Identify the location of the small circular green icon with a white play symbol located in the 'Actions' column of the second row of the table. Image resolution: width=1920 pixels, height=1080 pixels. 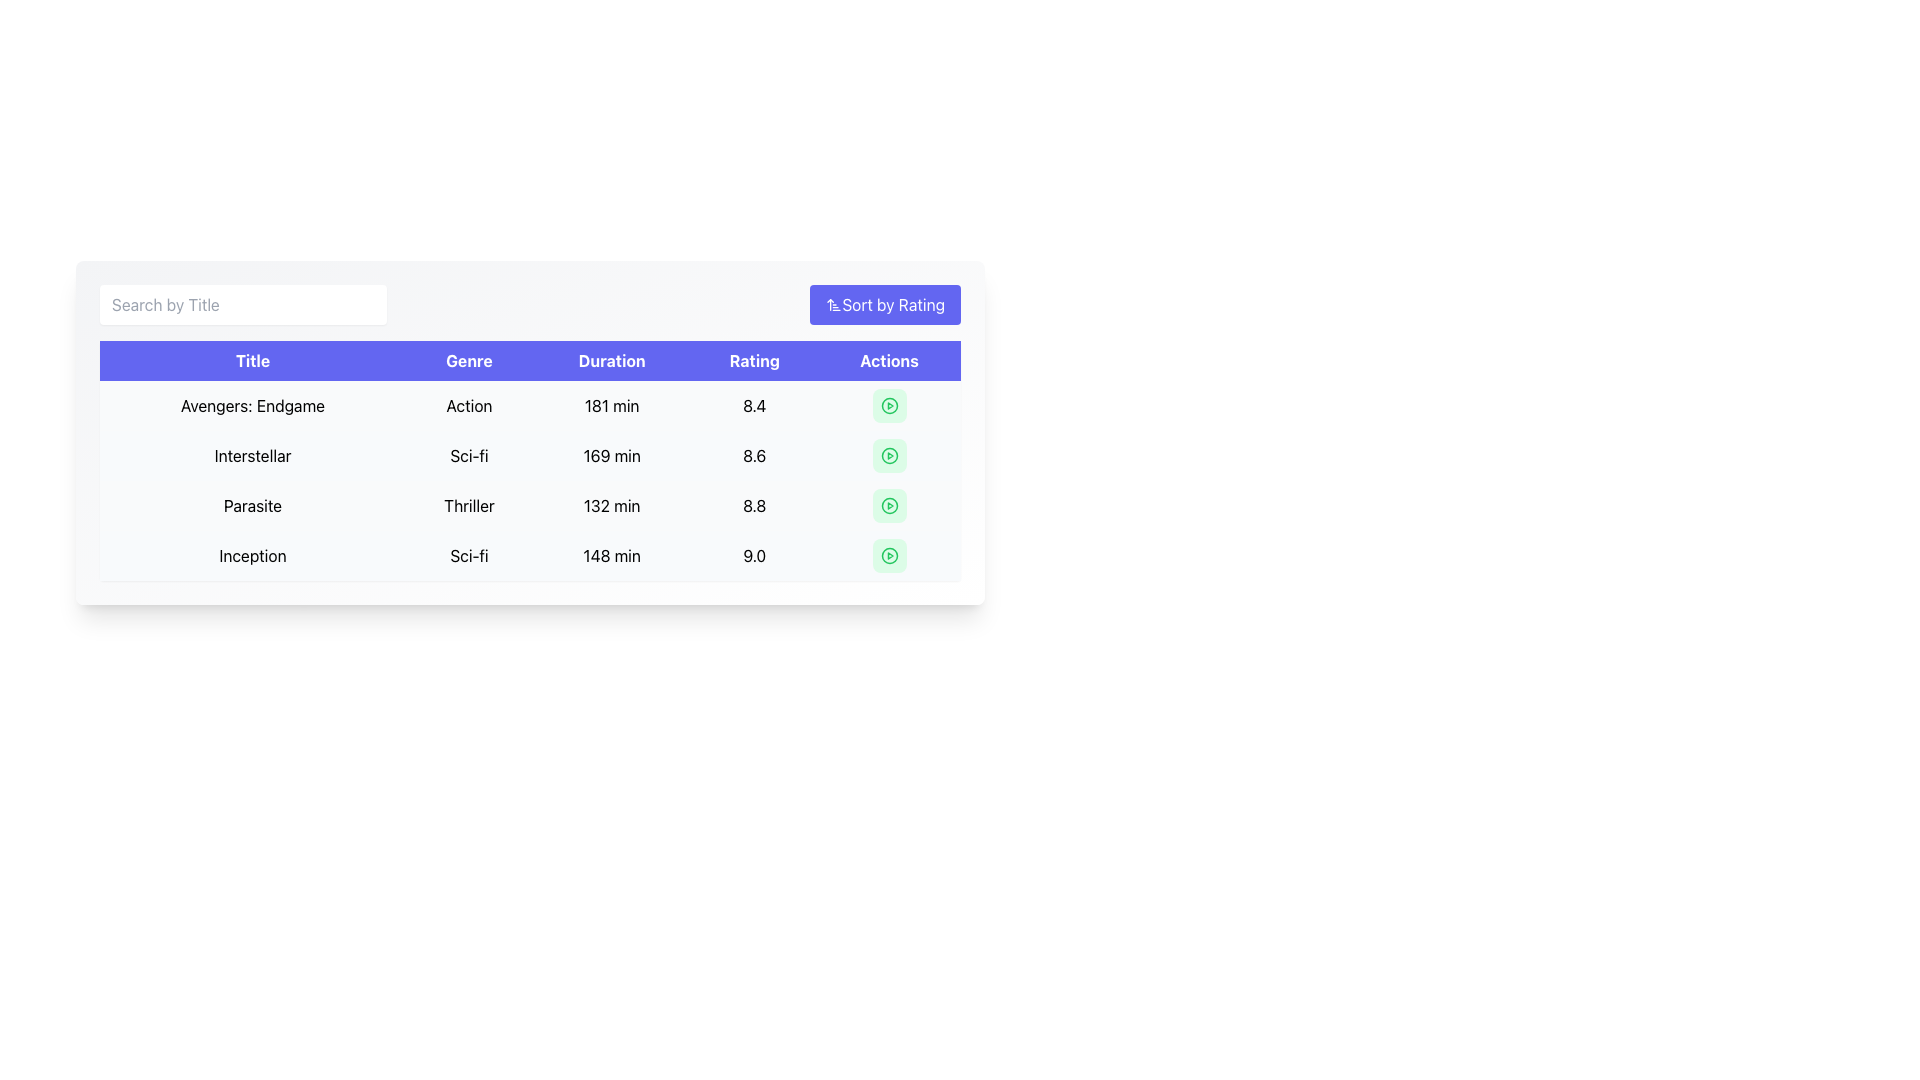
(888, 455).